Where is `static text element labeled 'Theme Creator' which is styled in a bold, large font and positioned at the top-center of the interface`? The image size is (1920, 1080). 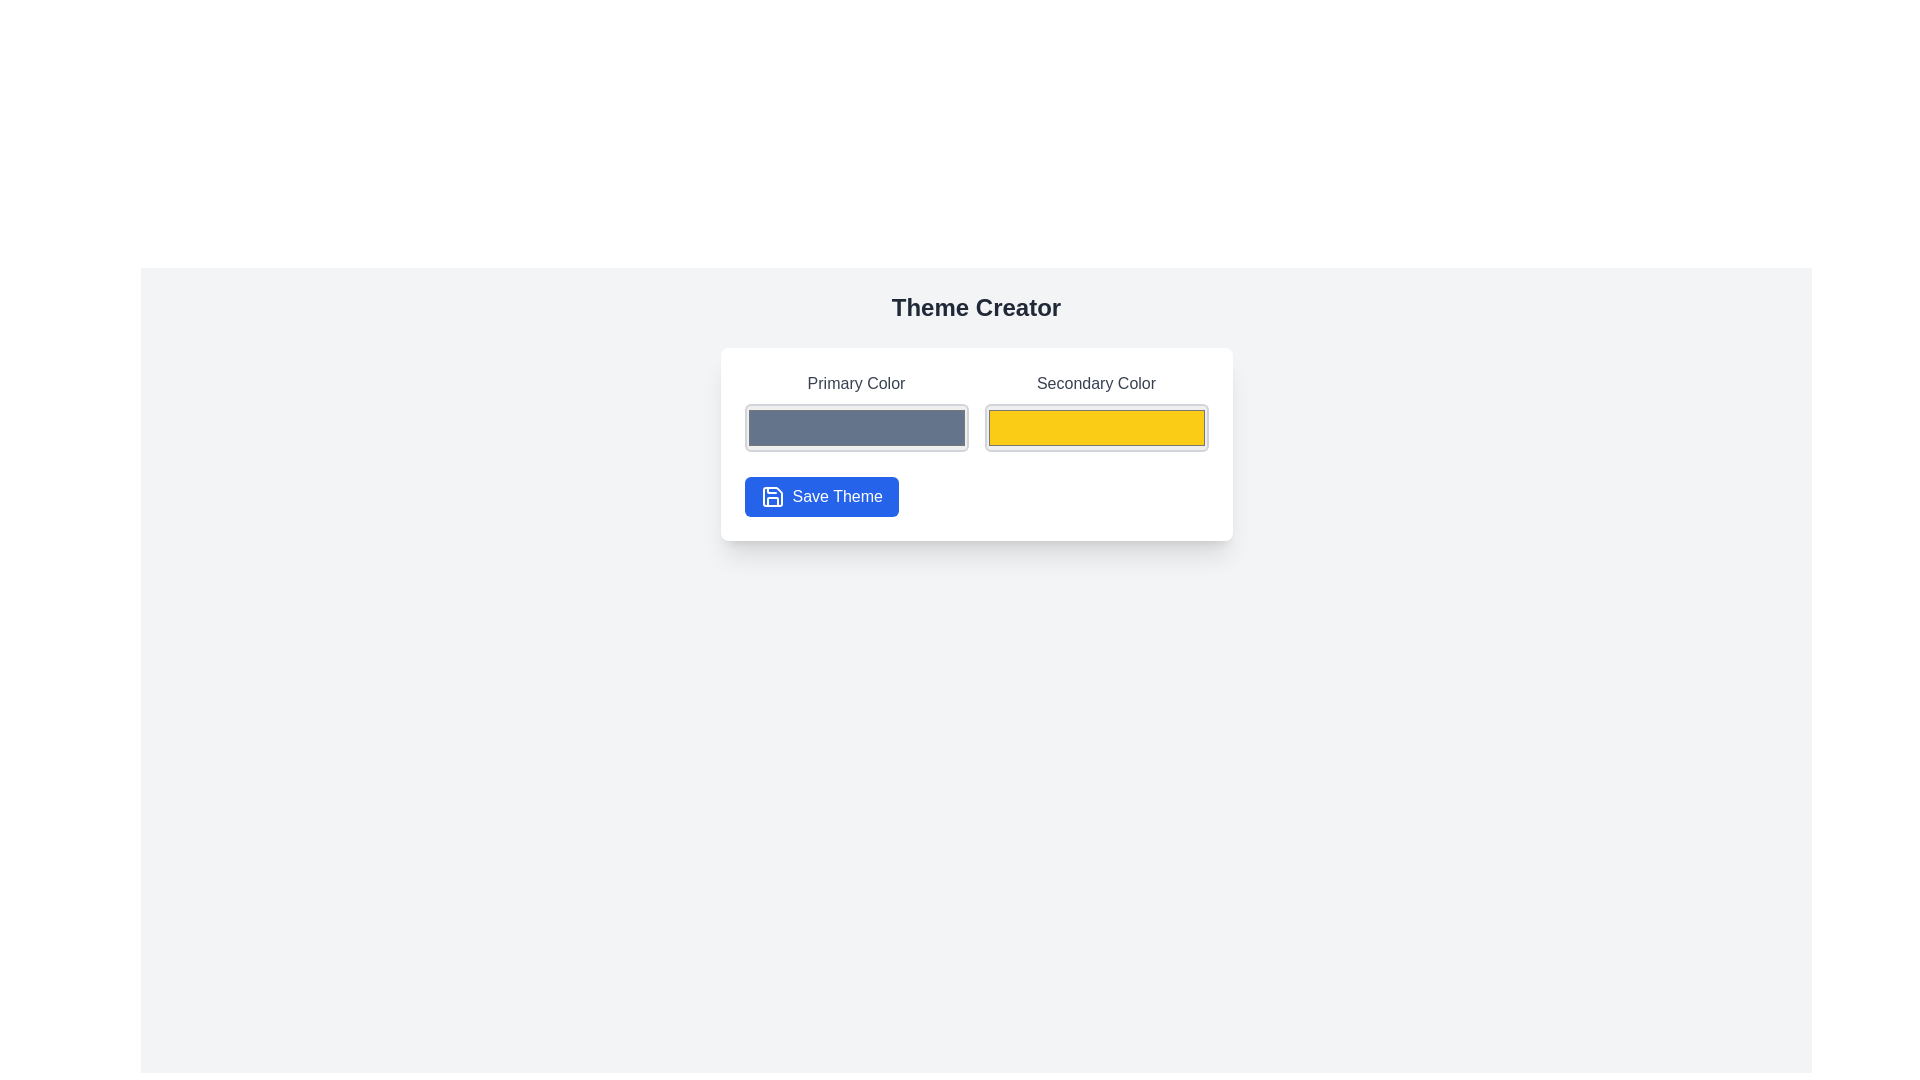
static text element labeled 'Theme Creator' which is styled in a bold, large font and positioned at the top-center of the interface is located at coordinates (976, 308).